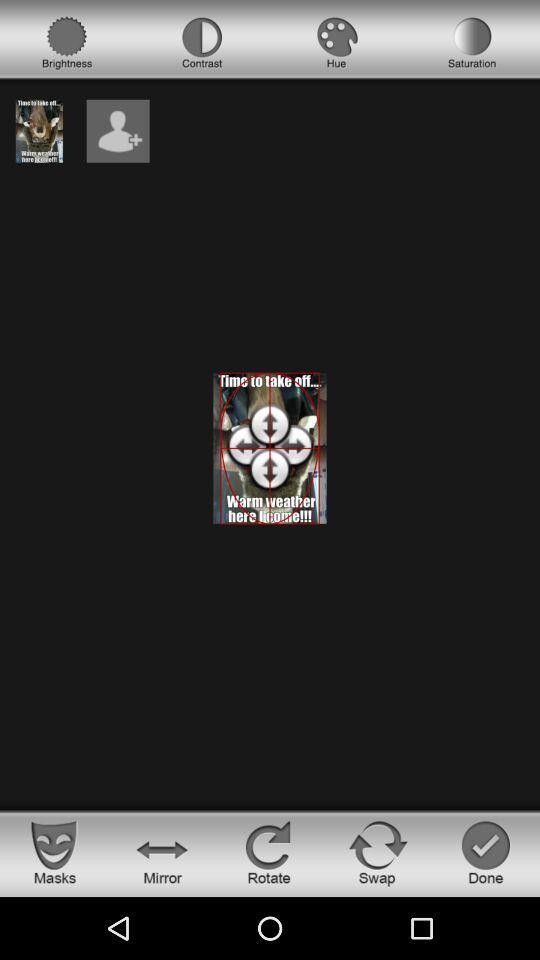 The width and height of the screenshot is (540, 960). Describe the element at coordinates (485, 851) in the screenshot. I see `the check icon` at that location.